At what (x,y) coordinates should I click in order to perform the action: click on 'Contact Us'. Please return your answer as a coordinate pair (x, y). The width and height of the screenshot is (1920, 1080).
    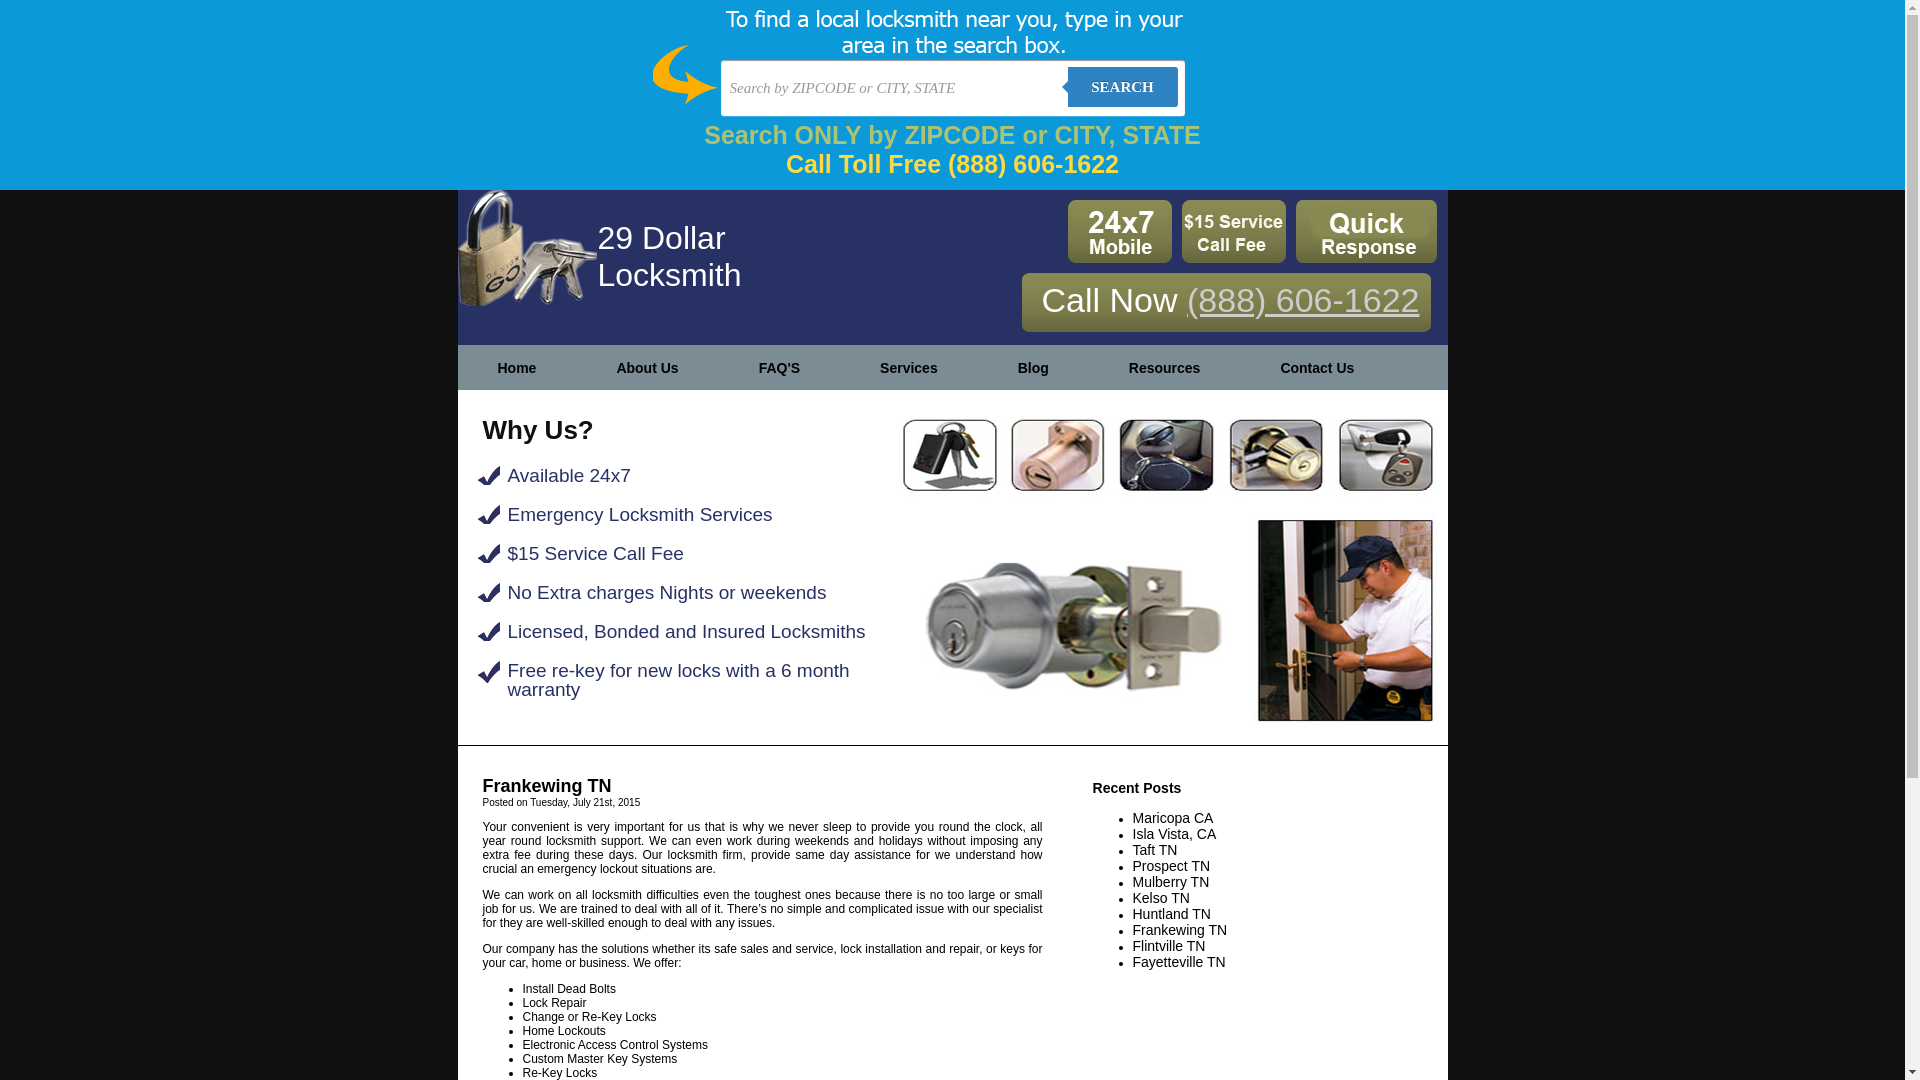
    Looking at the image, I should click on (1238, 367).